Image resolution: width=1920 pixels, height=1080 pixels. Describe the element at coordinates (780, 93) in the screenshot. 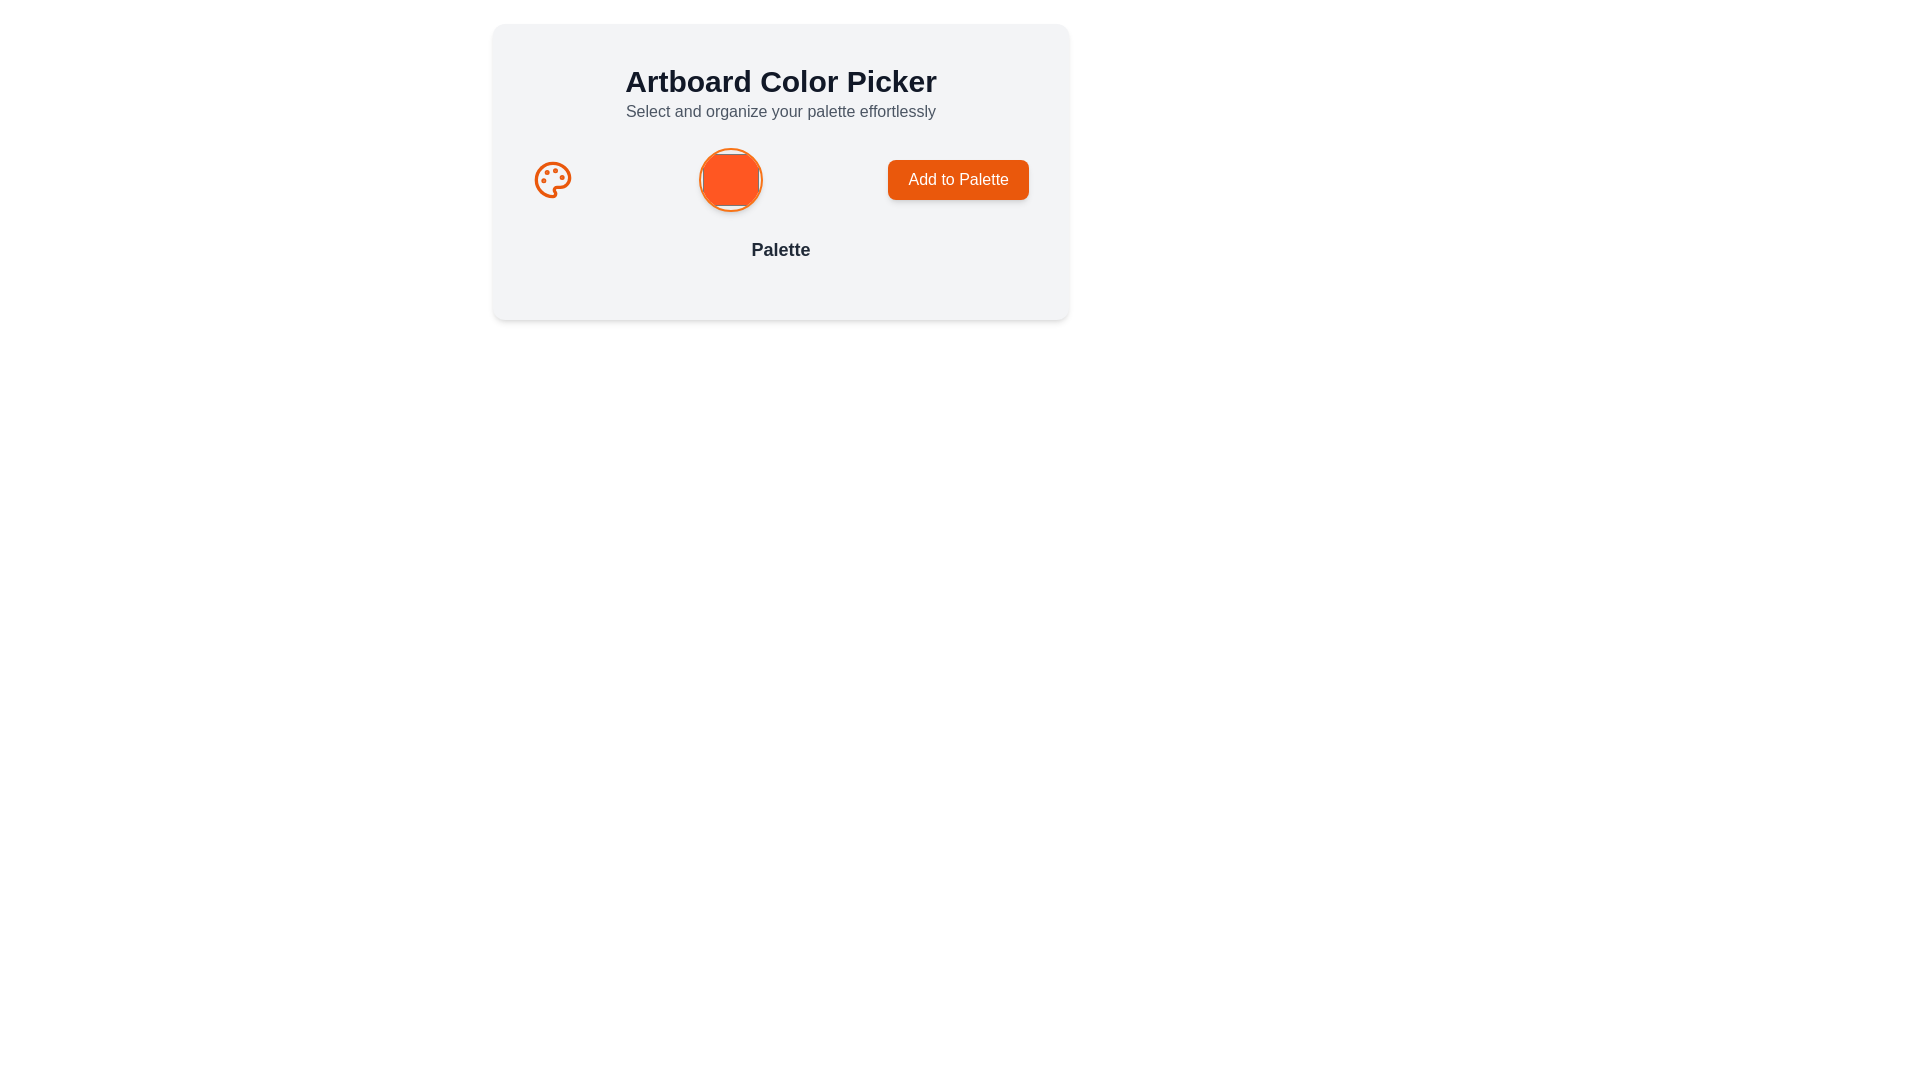

I see `text from the text block titled 'Artboard Color Picker' which includes the heading and subtitle, both centered within a gray background card` at that location.